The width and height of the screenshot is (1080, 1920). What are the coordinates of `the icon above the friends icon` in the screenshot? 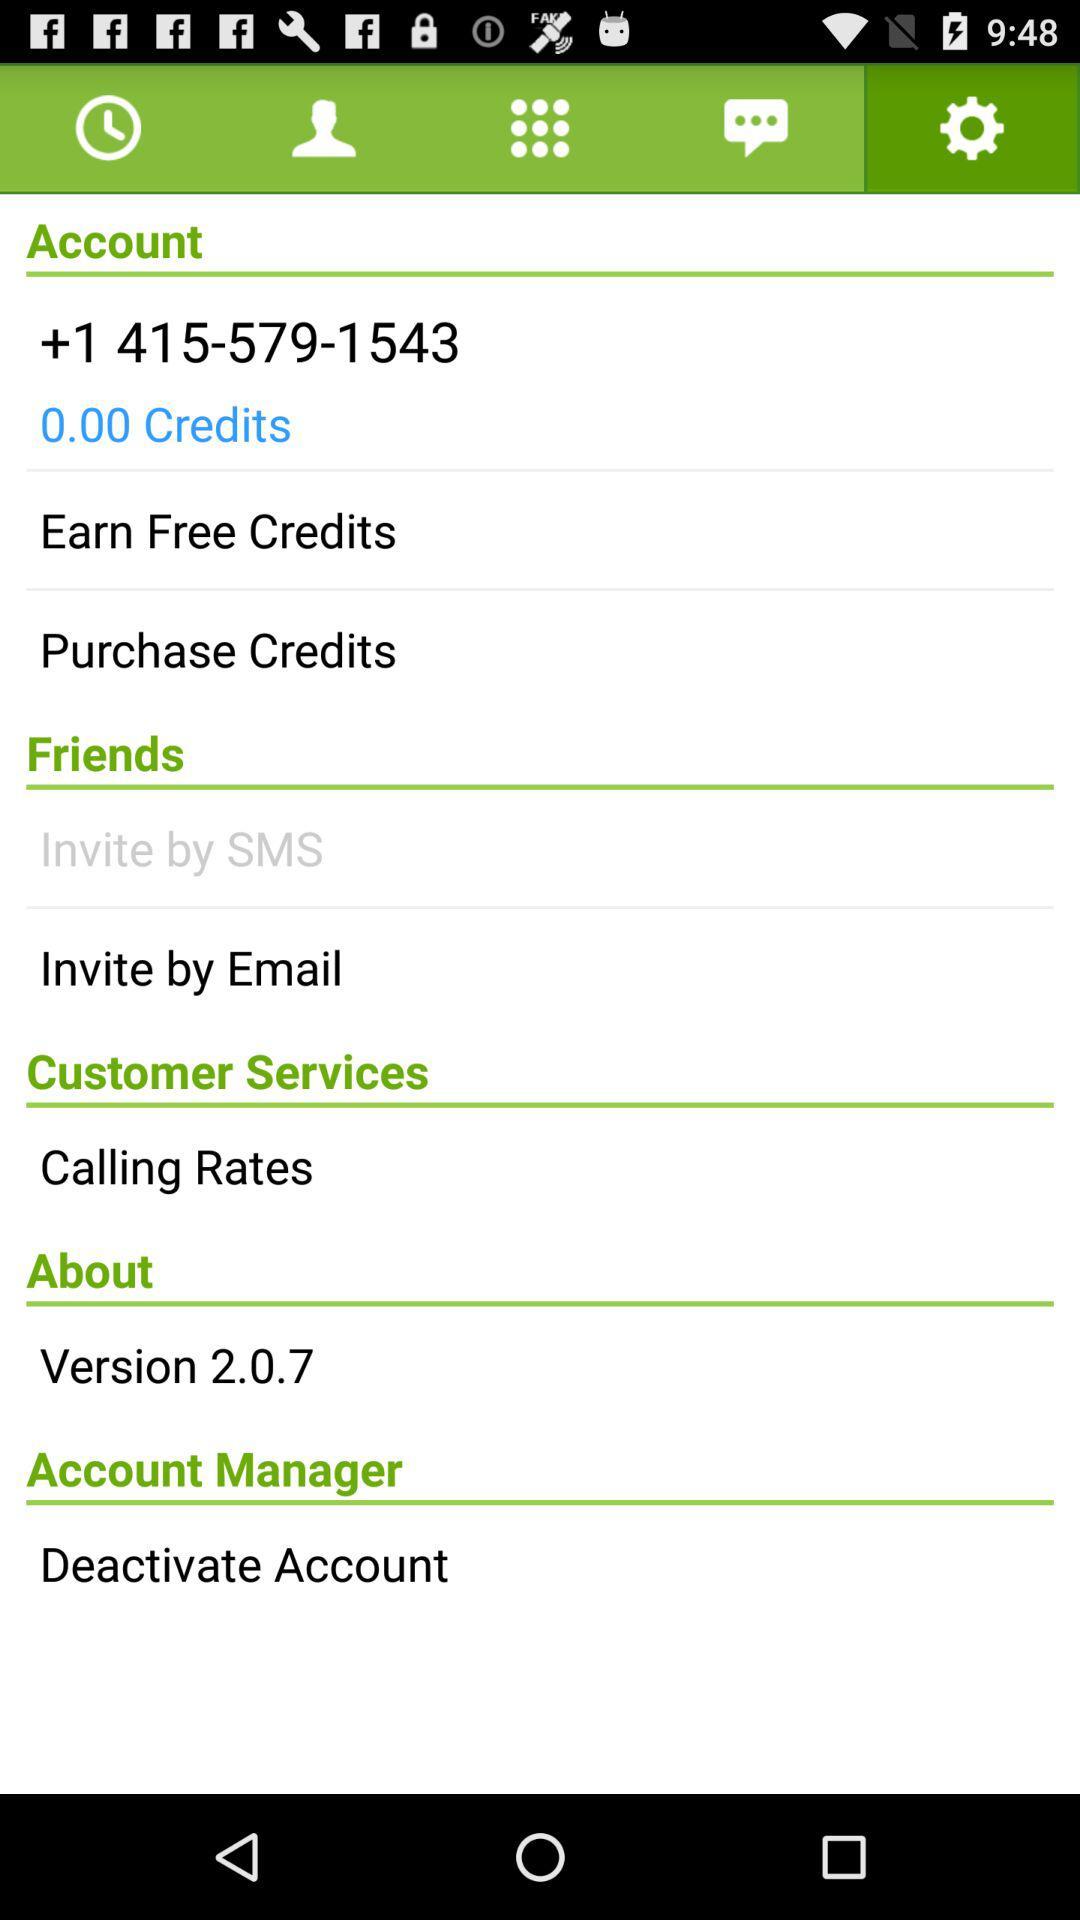 It's located at (540, 649).